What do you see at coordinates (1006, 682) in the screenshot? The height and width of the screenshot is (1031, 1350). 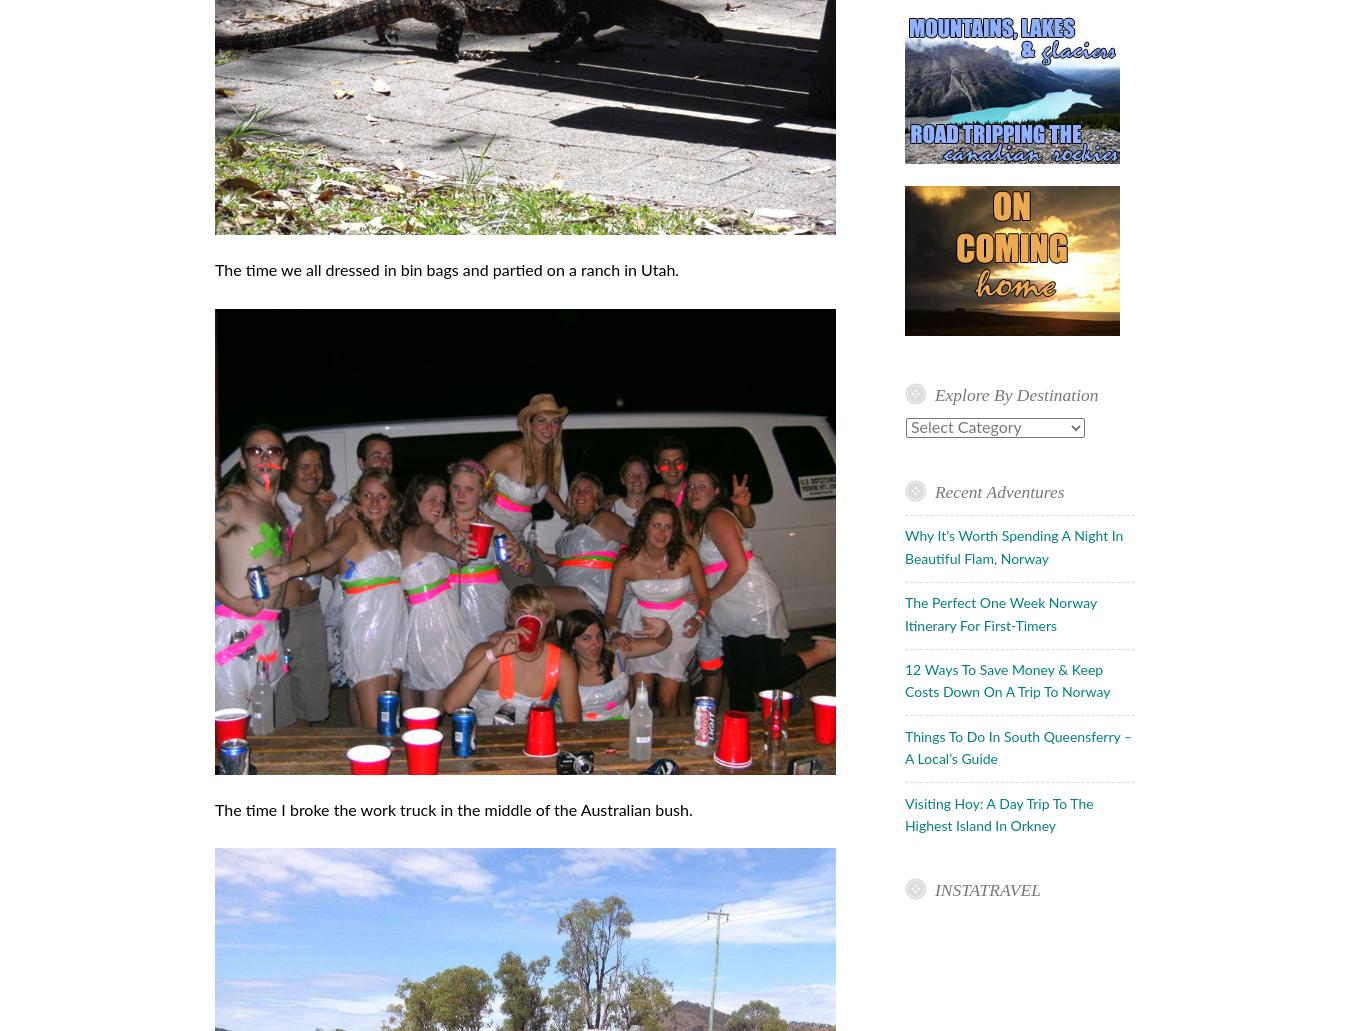 I see `'12 Ways To Save Money & Keep Costs Down On A Trip To Norway'` at bounding box center [1006, 682].